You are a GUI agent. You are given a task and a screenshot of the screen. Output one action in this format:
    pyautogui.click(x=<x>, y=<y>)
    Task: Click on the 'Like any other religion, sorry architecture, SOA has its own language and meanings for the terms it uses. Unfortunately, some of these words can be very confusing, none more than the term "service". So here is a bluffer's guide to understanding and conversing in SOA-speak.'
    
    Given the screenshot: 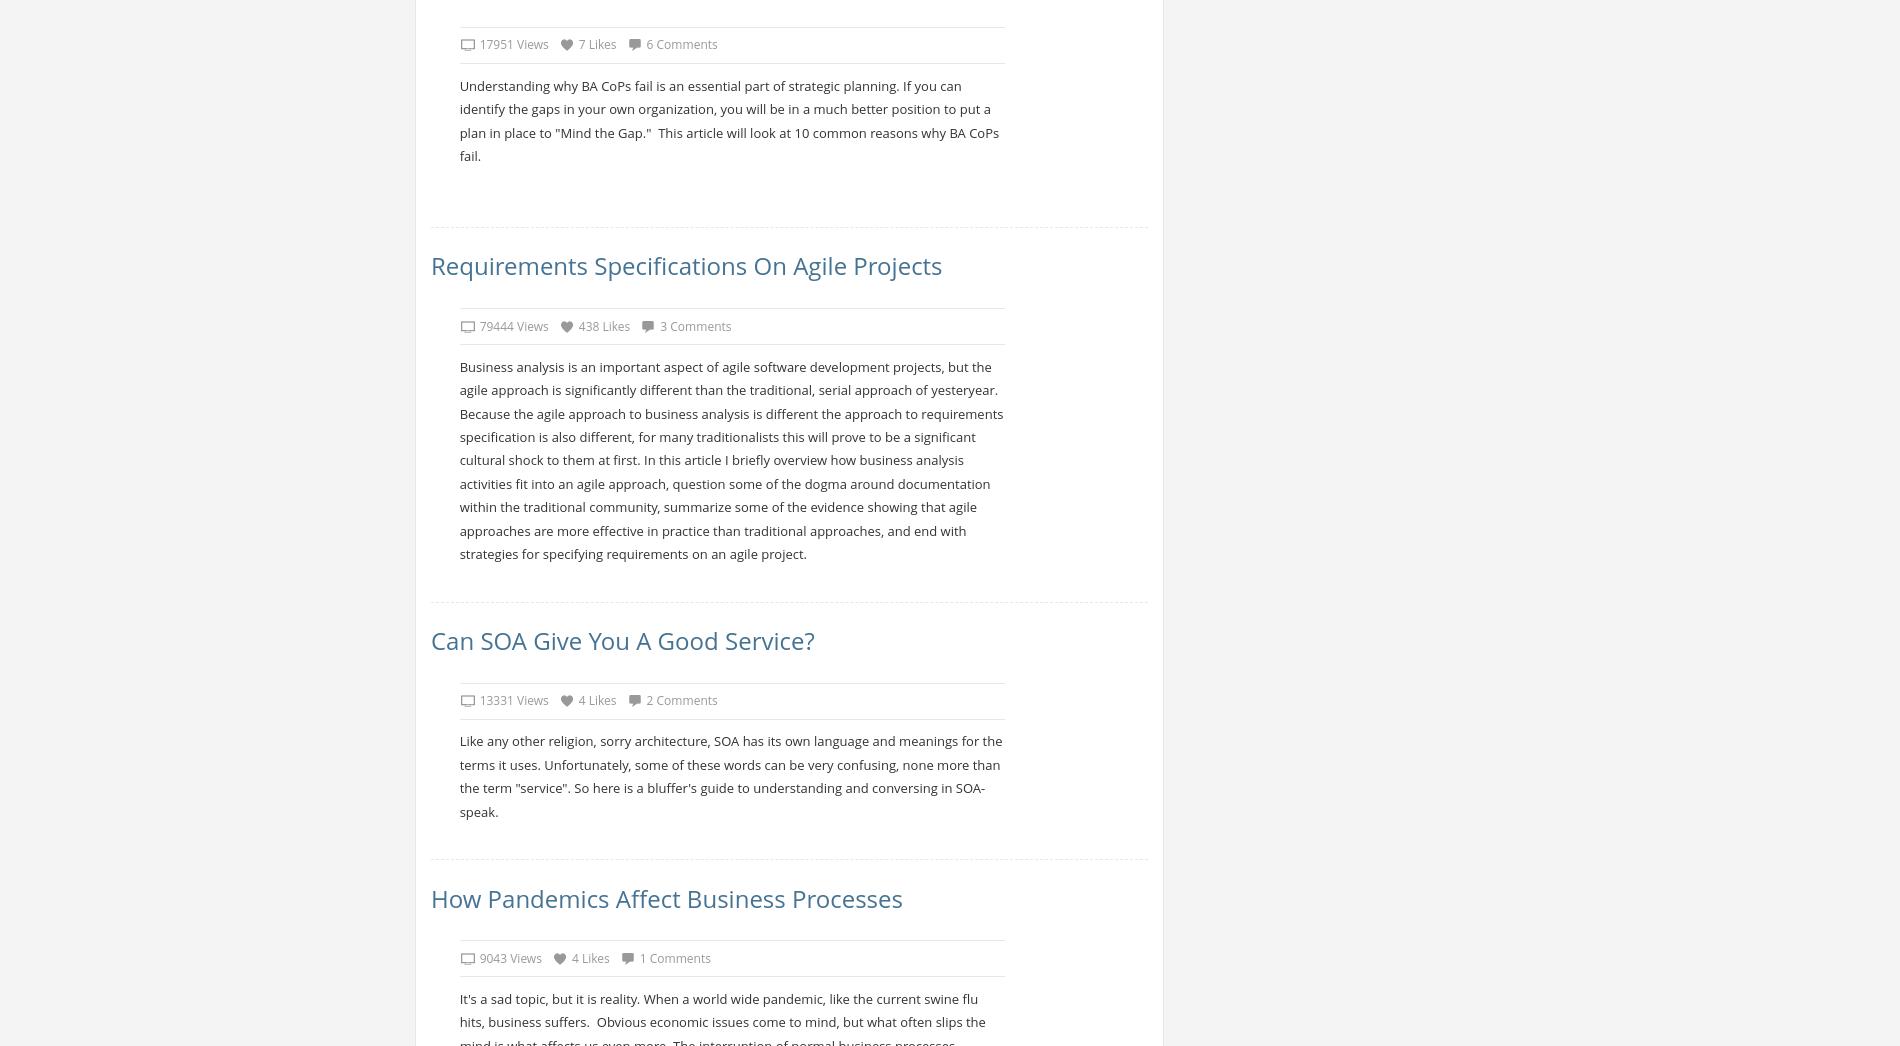 What is the action you would take?
    pyautogui.click(x=729, y=775)
    